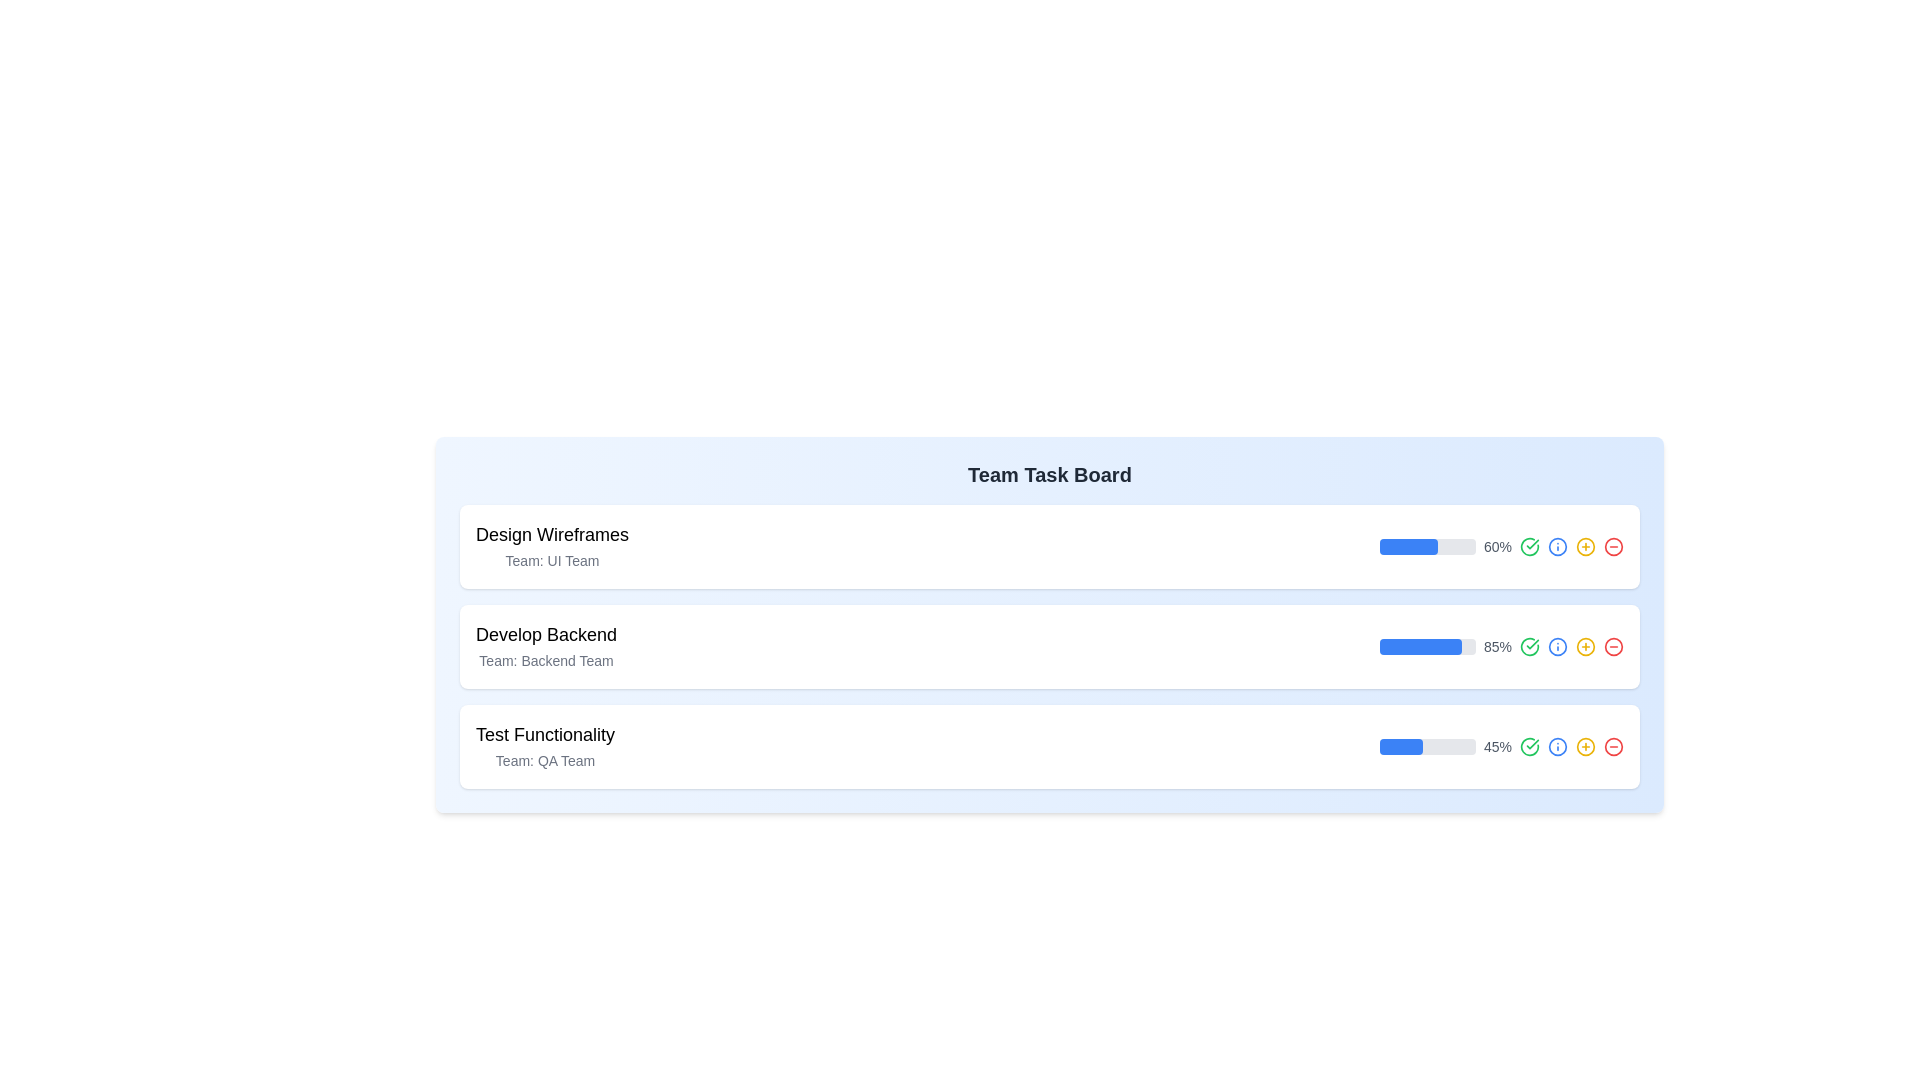 The width and height of the screenshot is (1920, 1080). Describe the element at coordinates (1502, 747) in the screenshot. I see `the progress indicator displaying 45% completion for the task 'Test Functionality', located at the rightmost part of the third section in the task board` at that location.